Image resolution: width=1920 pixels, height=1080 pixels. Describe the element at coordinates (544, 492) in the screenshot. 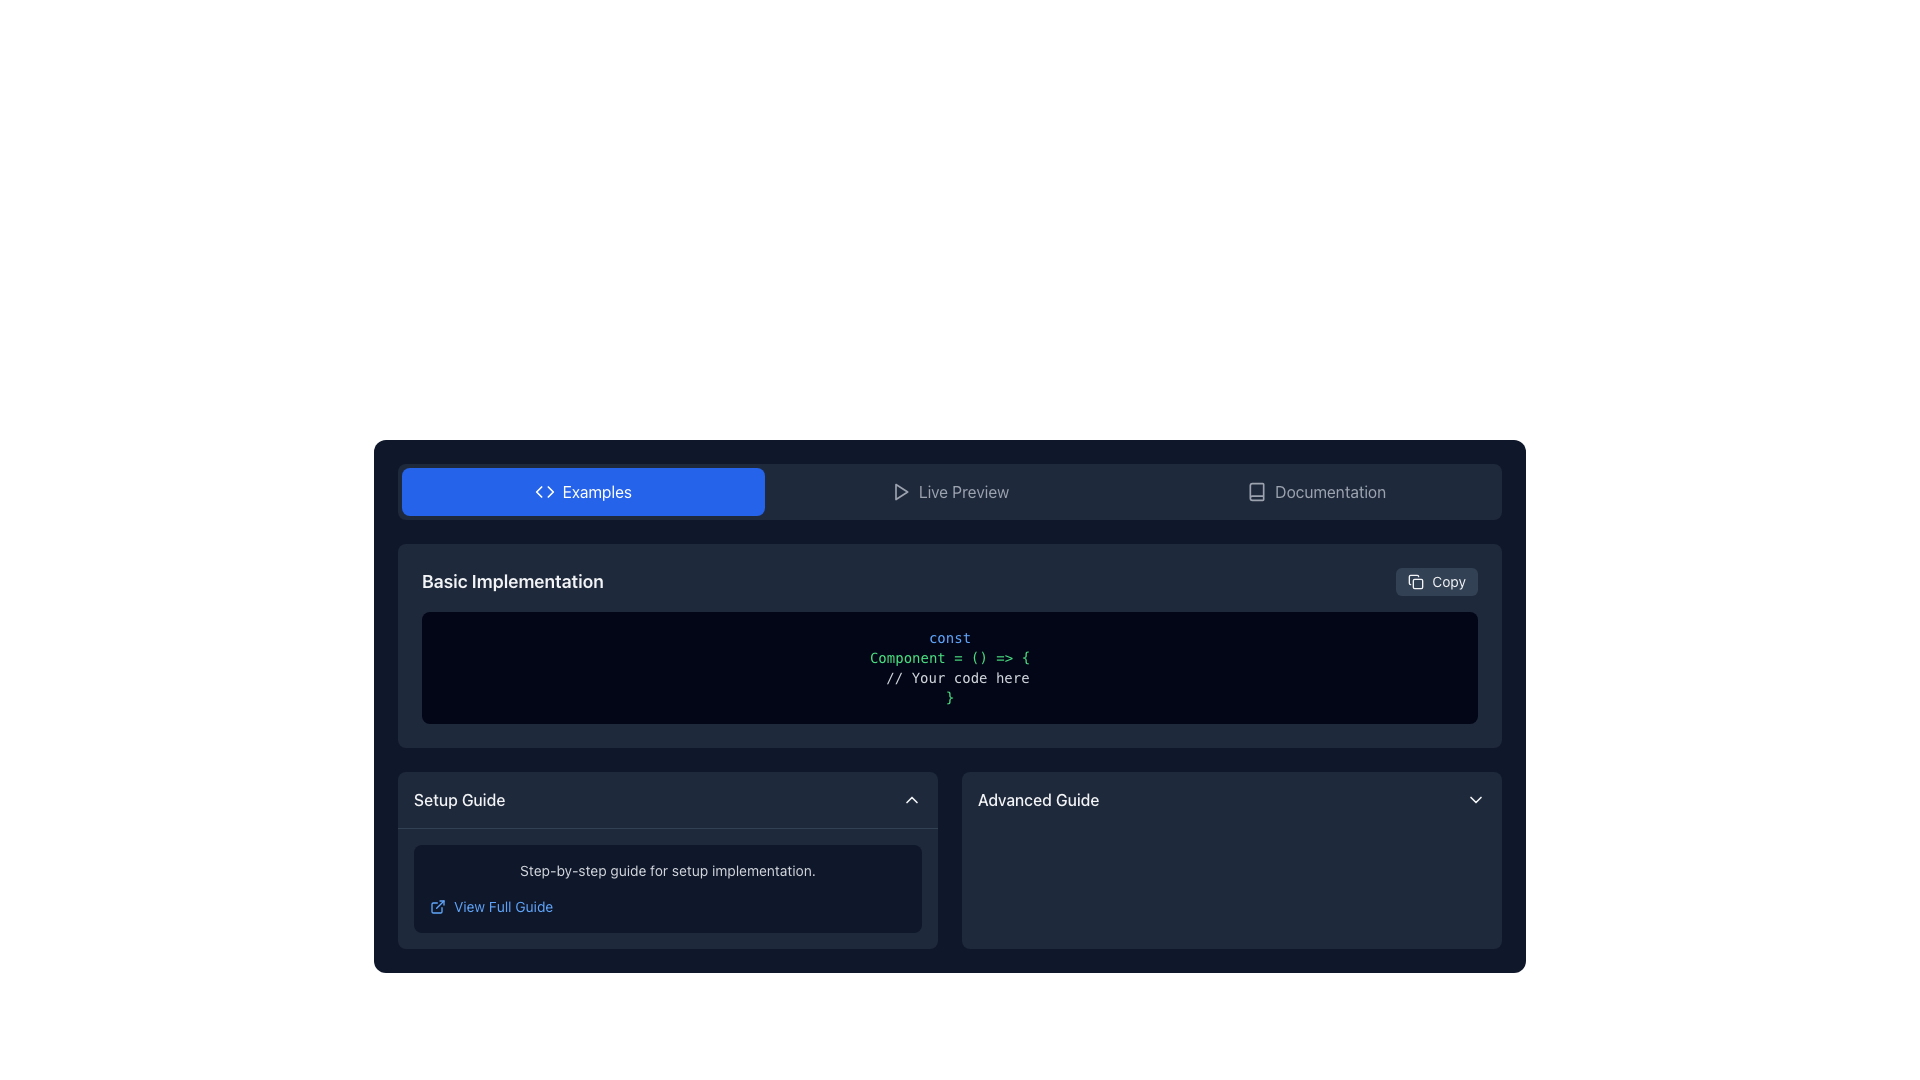

I see `the SVG icon resembling a bidirectional arrow located within the 'Examples' button, positioned next to the text label 'Examples'` at that location.